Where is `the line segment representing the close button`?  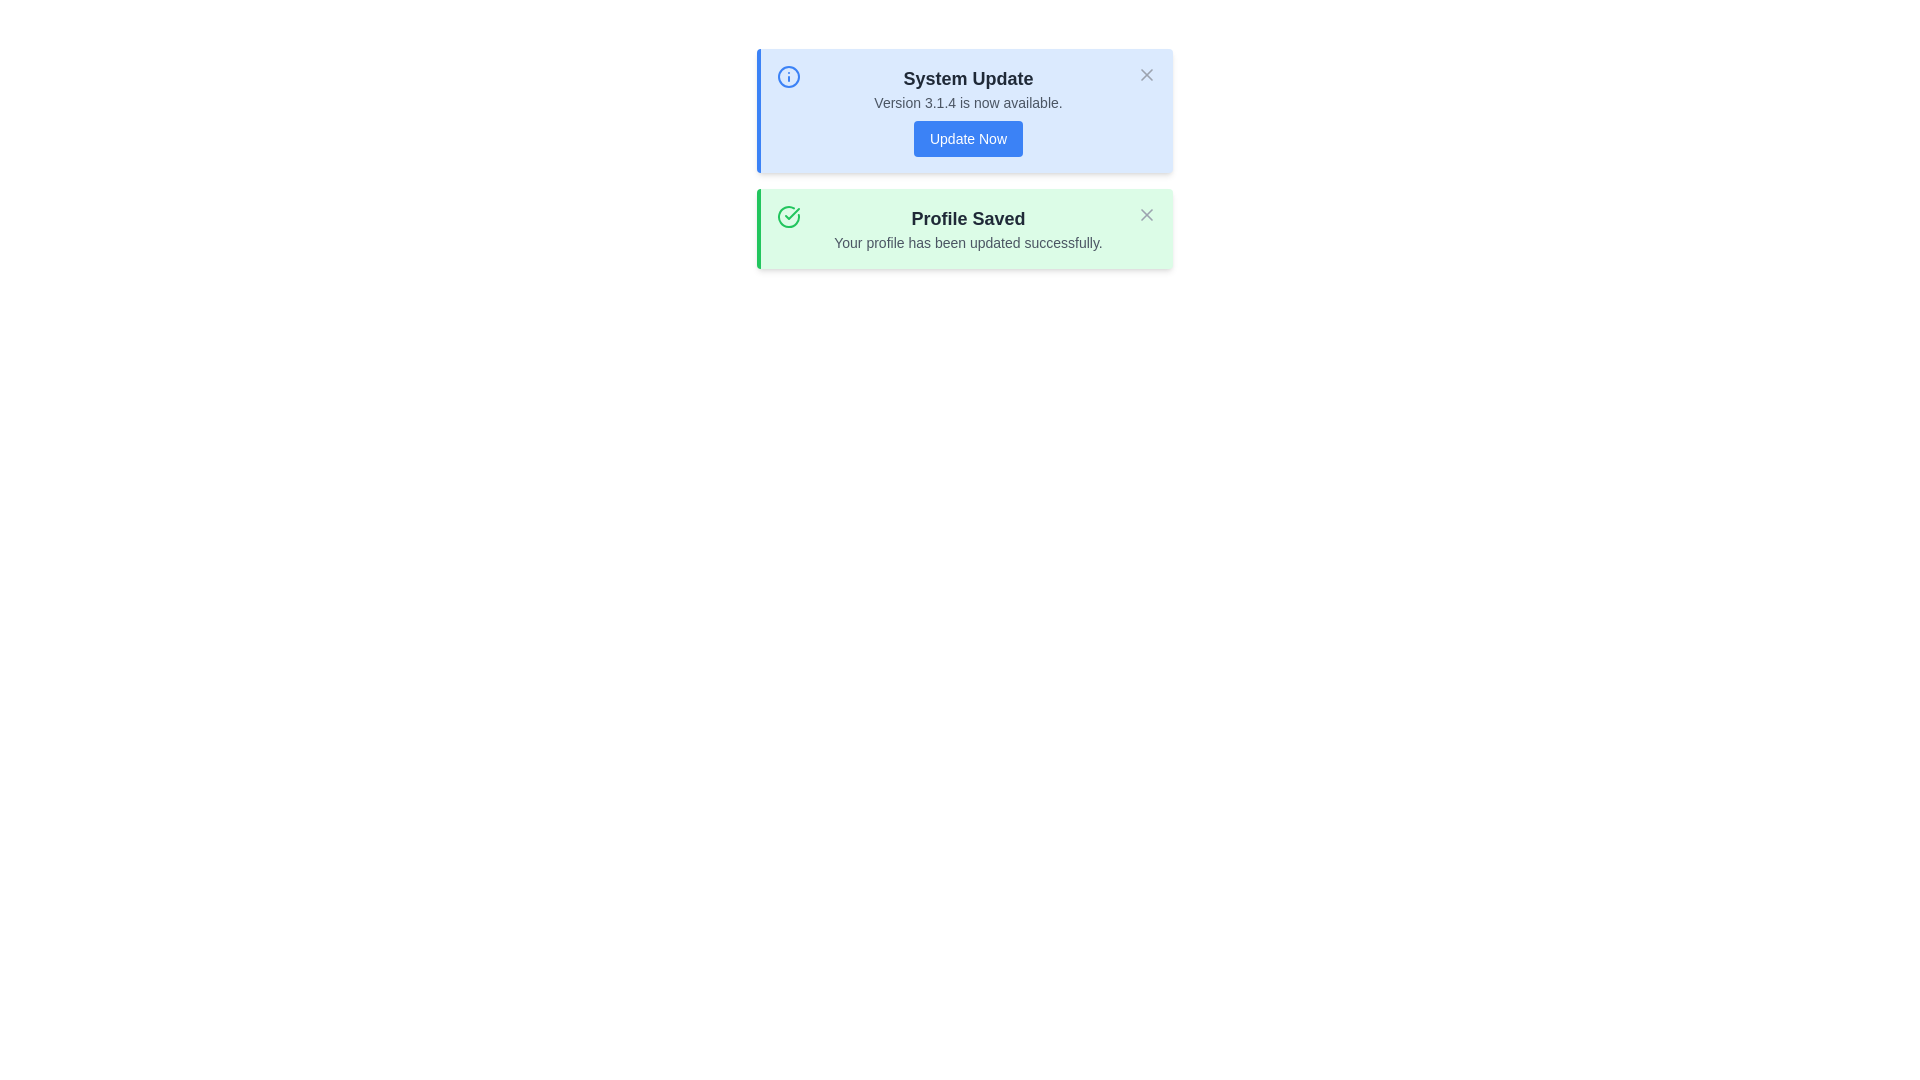
the line segment representing the close button is located at coordinates (1146, 73).